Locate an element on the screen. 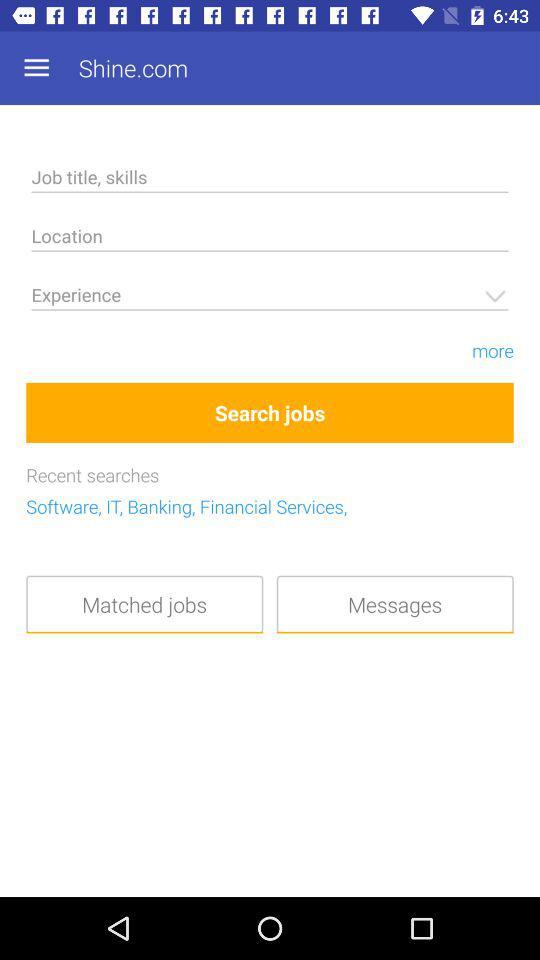  job little box is located at coordinates (270, 179).